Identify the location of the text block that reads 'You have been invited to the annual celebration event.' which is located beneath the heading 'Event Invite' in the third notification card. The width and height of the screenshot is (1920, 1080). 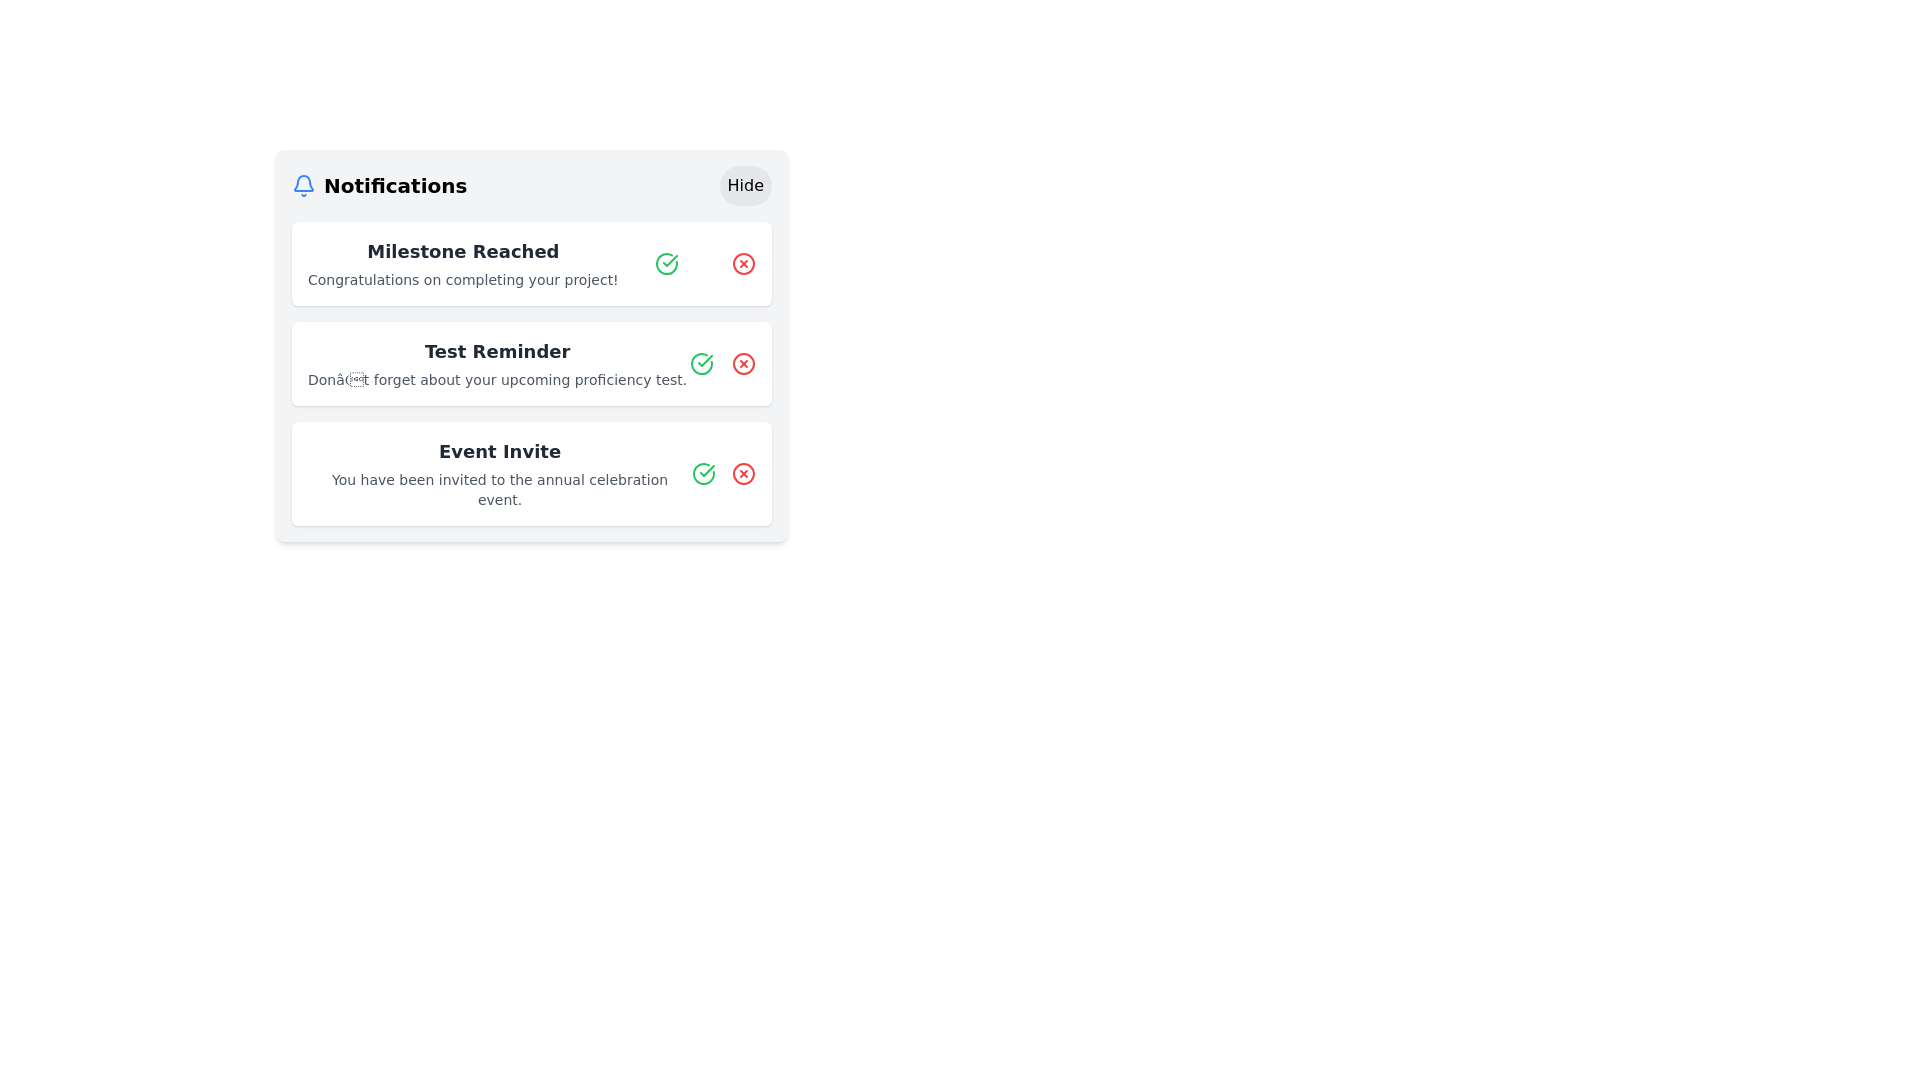
(499, 489).